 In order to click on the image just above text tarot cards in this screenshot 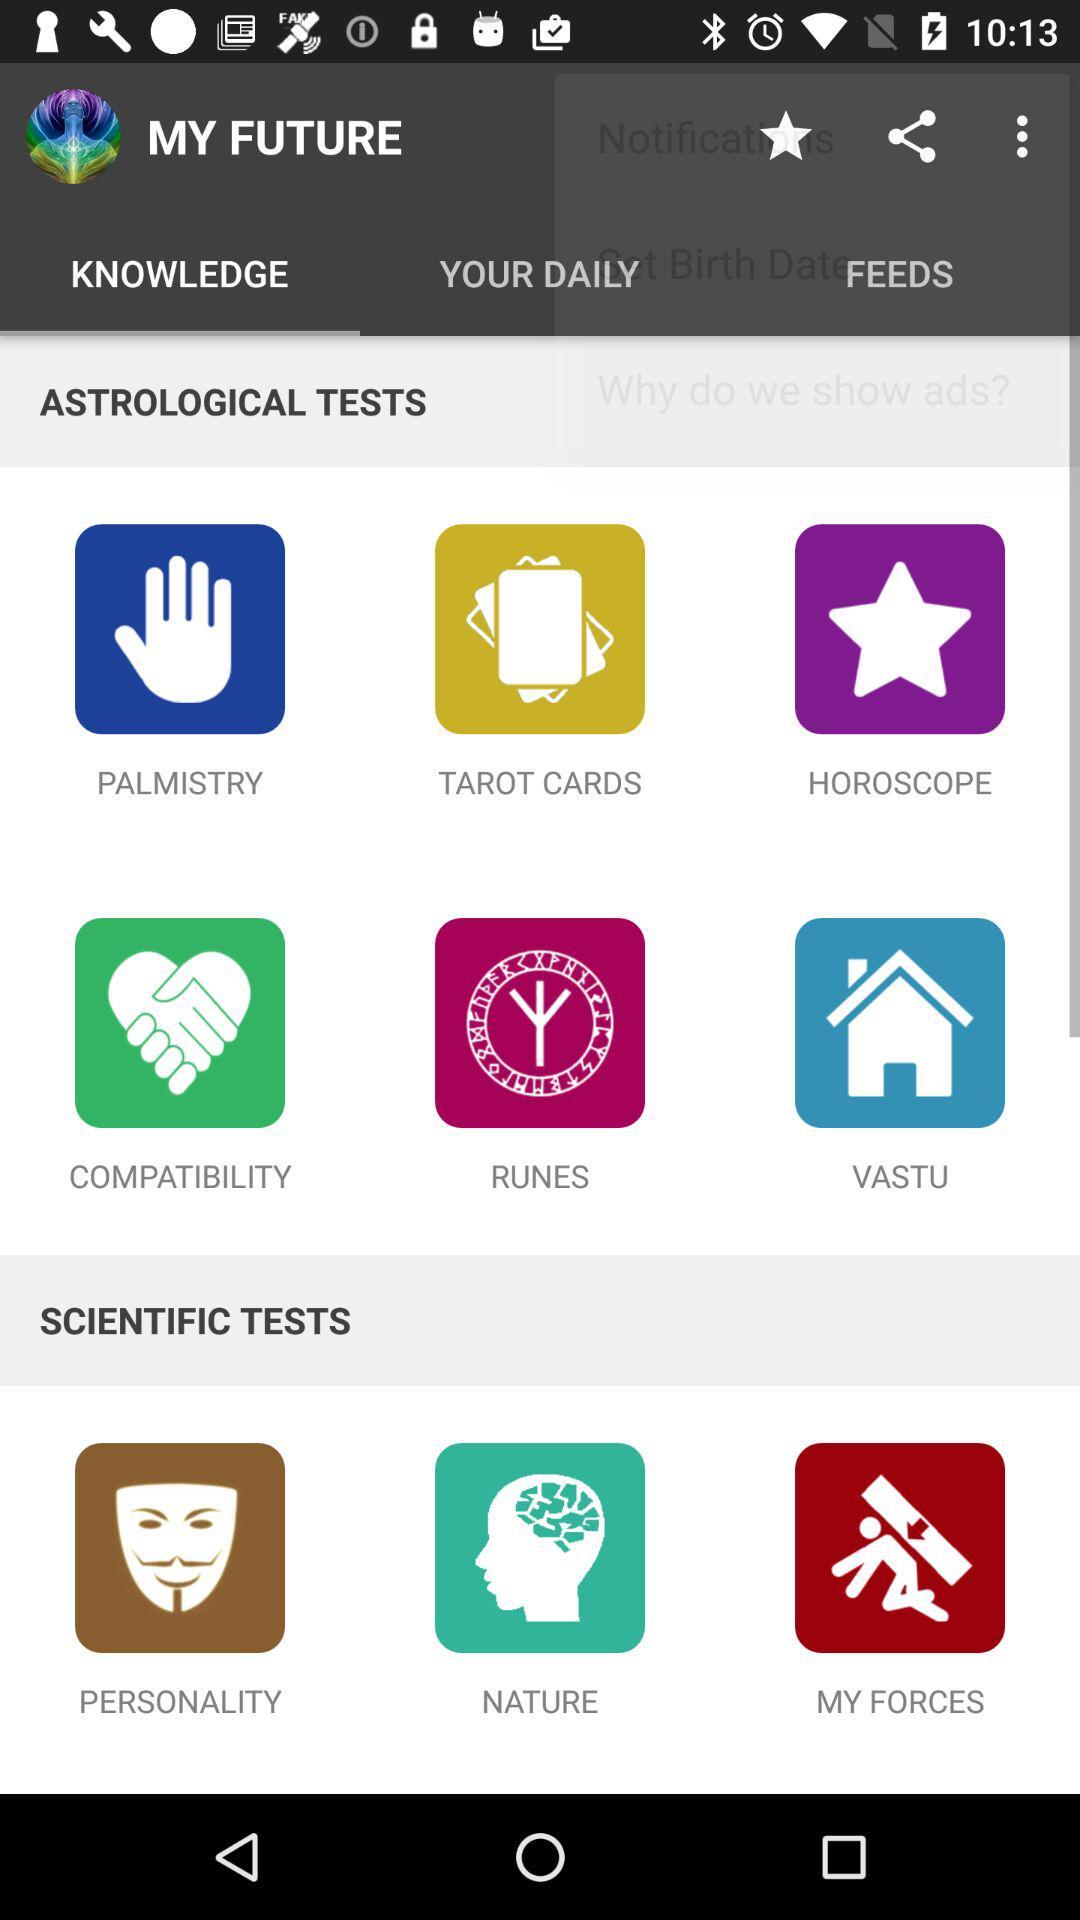, I will do `click(540, 627)`.